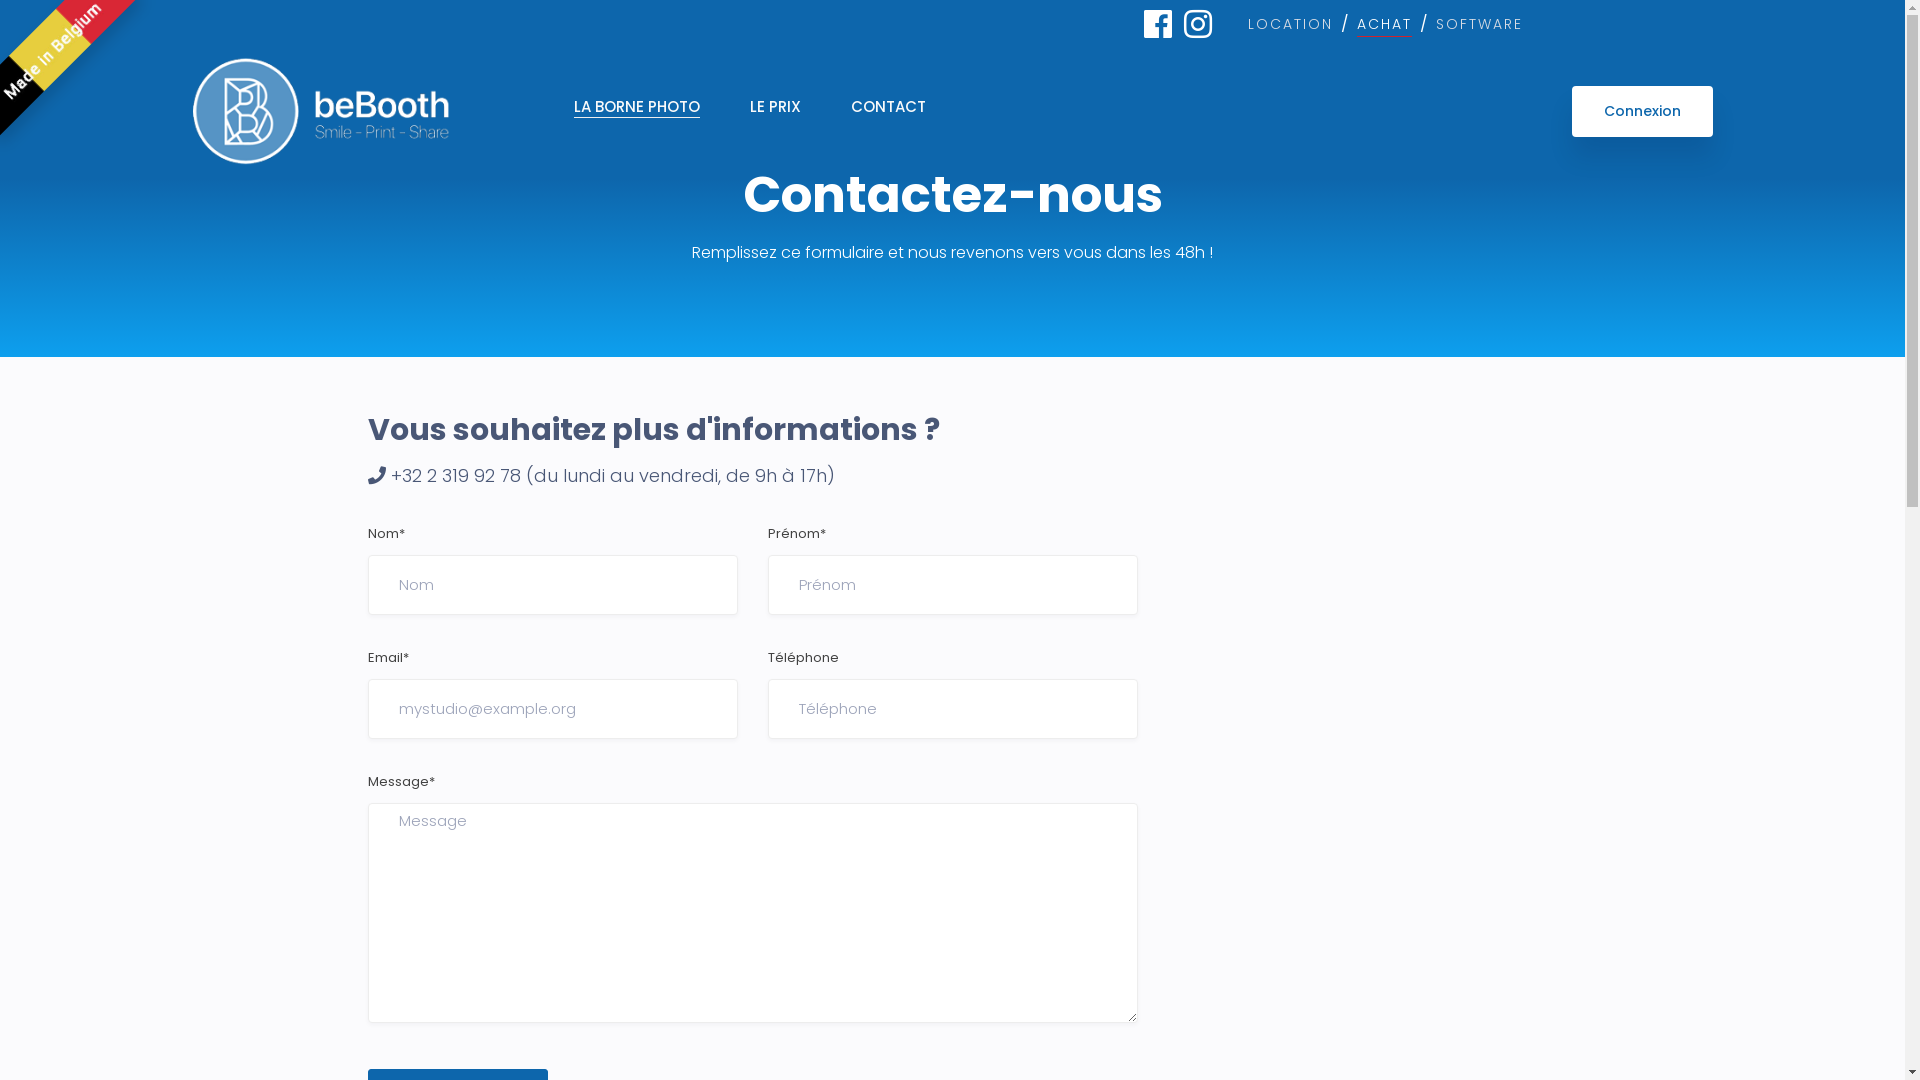 Image resolution: width=1920 pixels, height=1080 pixels. What do you see at coordinates (1642, 111) in the screenshot?
I see `'Connexion'` at bounding box center [1642, 111].